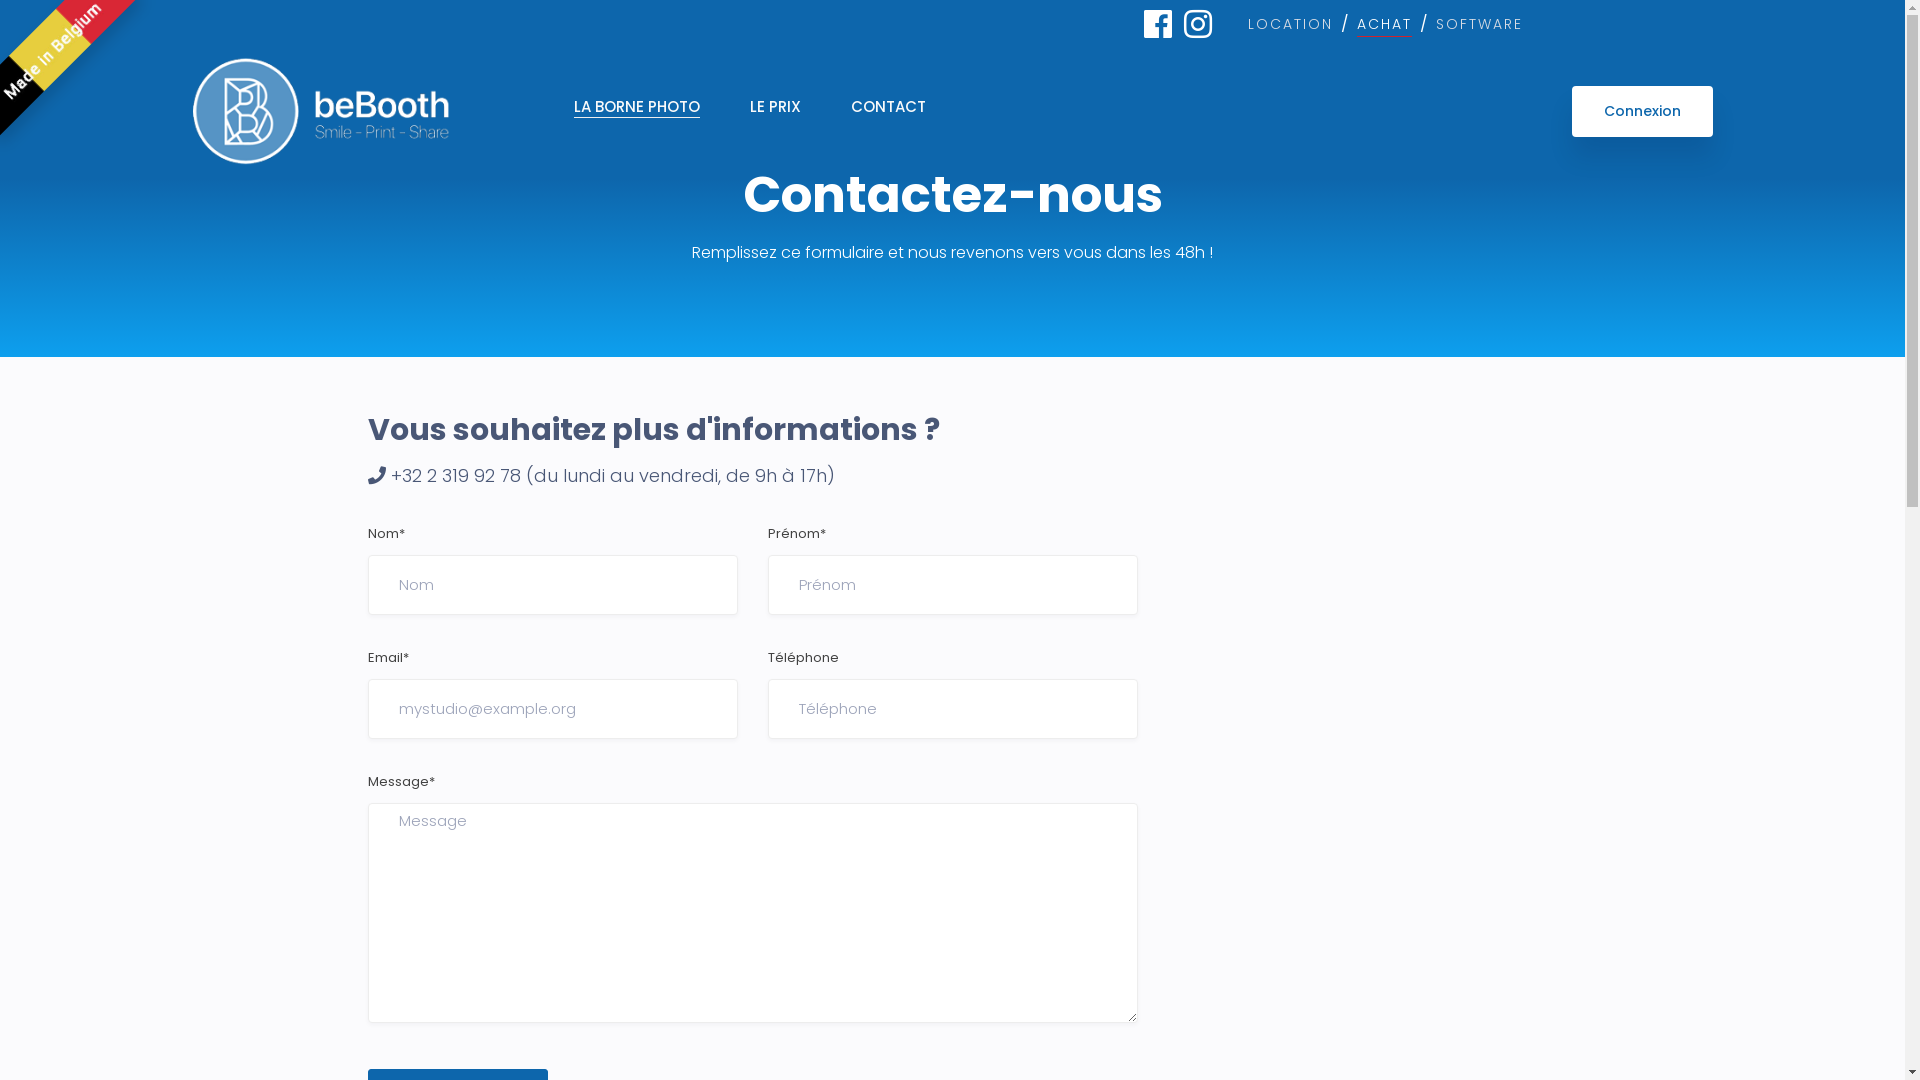 Image resolution: width=1920 pixels, height=1080 pixels. What do you see at coordinates (1642, 111) in the screenshot?
I see `'Connexion'` at bounding box center [1642, 111].